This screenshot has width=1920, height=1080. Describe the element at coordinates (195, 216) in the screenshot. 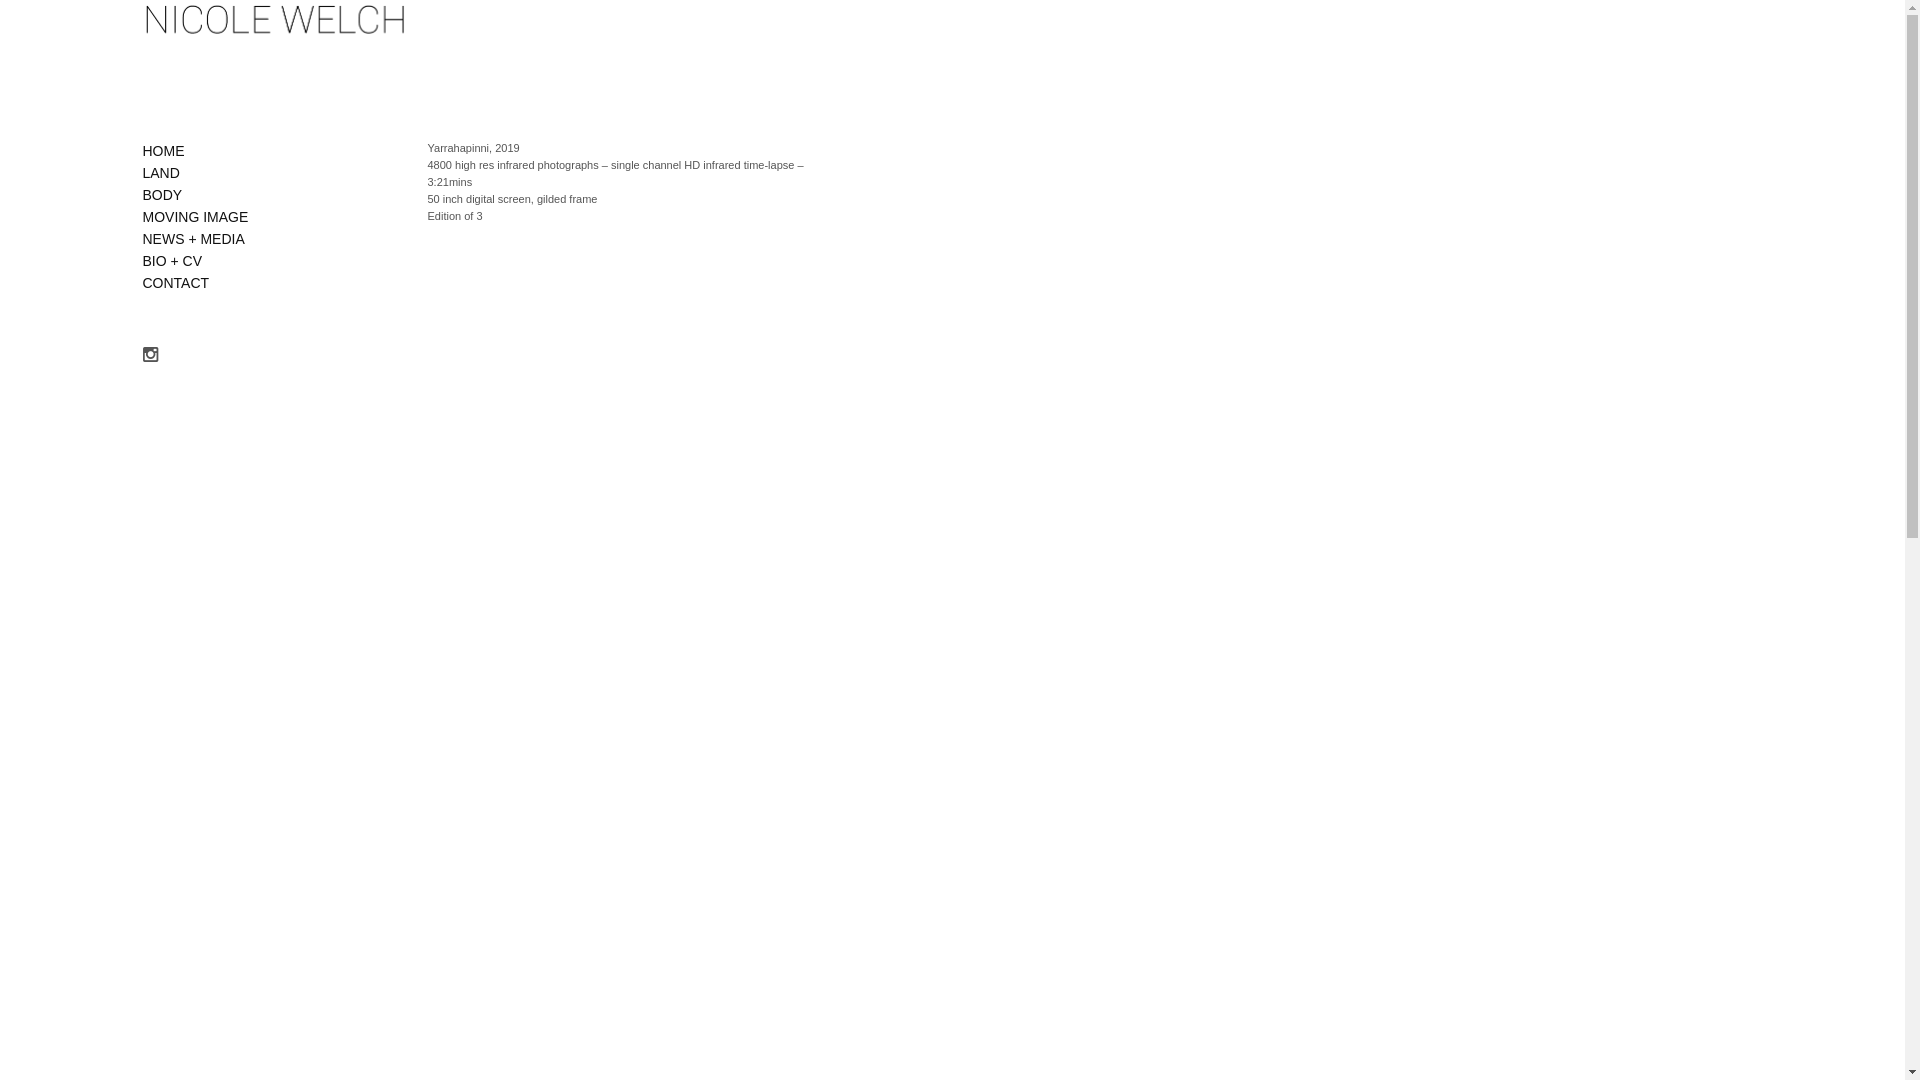

I see `'MOVING IMAGE'` at that location.